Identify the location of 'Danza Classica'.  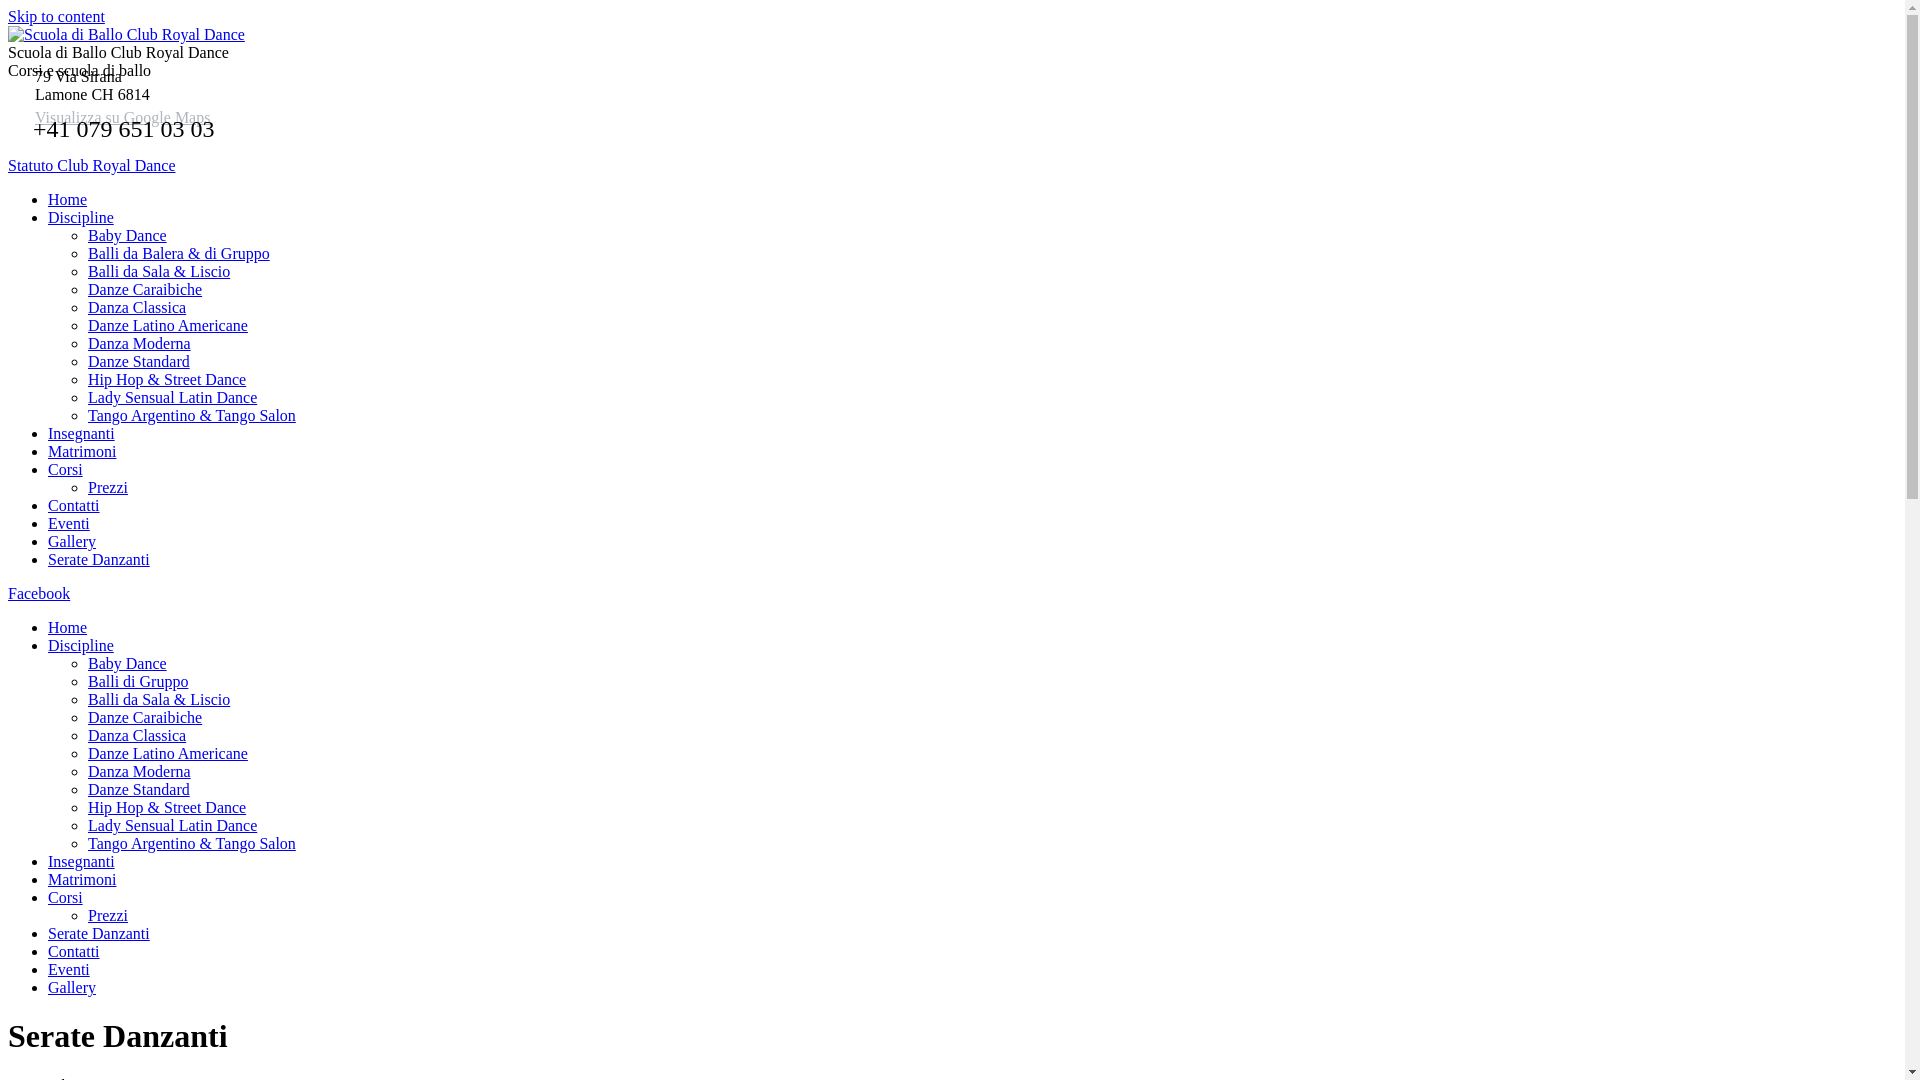
(136, 735).